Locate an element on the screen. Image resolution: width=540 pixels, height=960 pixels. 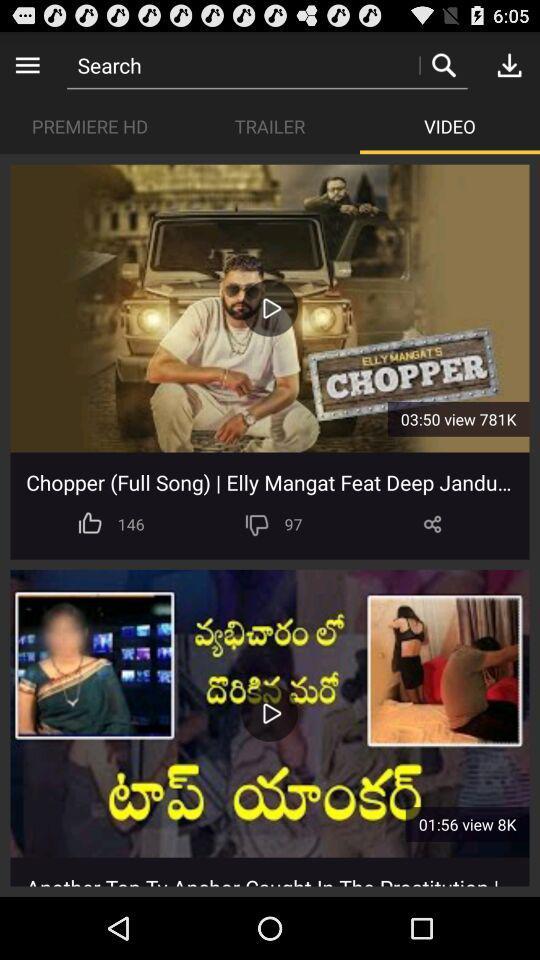
the icon to the left of search icon is located at coordinates (26, 64).